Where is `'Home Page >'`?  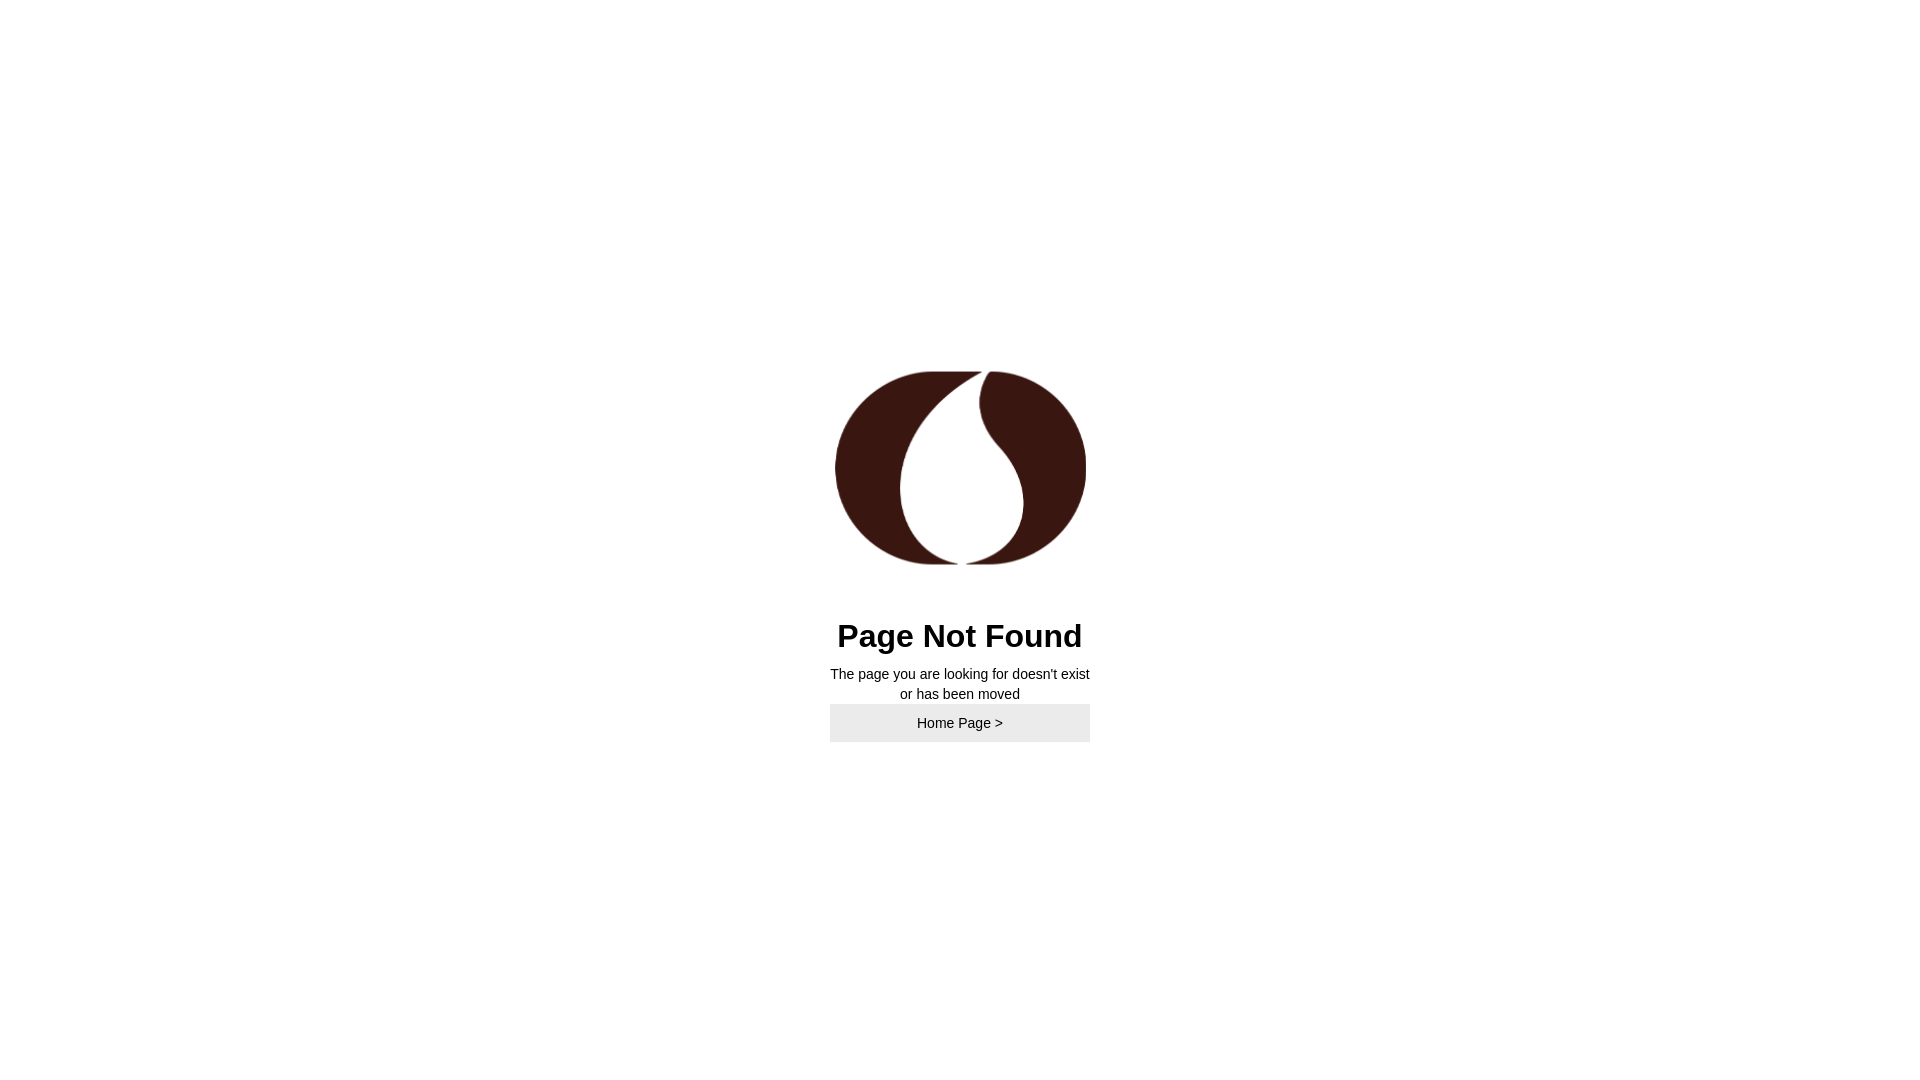 'Home Page >' is located at coordinates (960, 722).